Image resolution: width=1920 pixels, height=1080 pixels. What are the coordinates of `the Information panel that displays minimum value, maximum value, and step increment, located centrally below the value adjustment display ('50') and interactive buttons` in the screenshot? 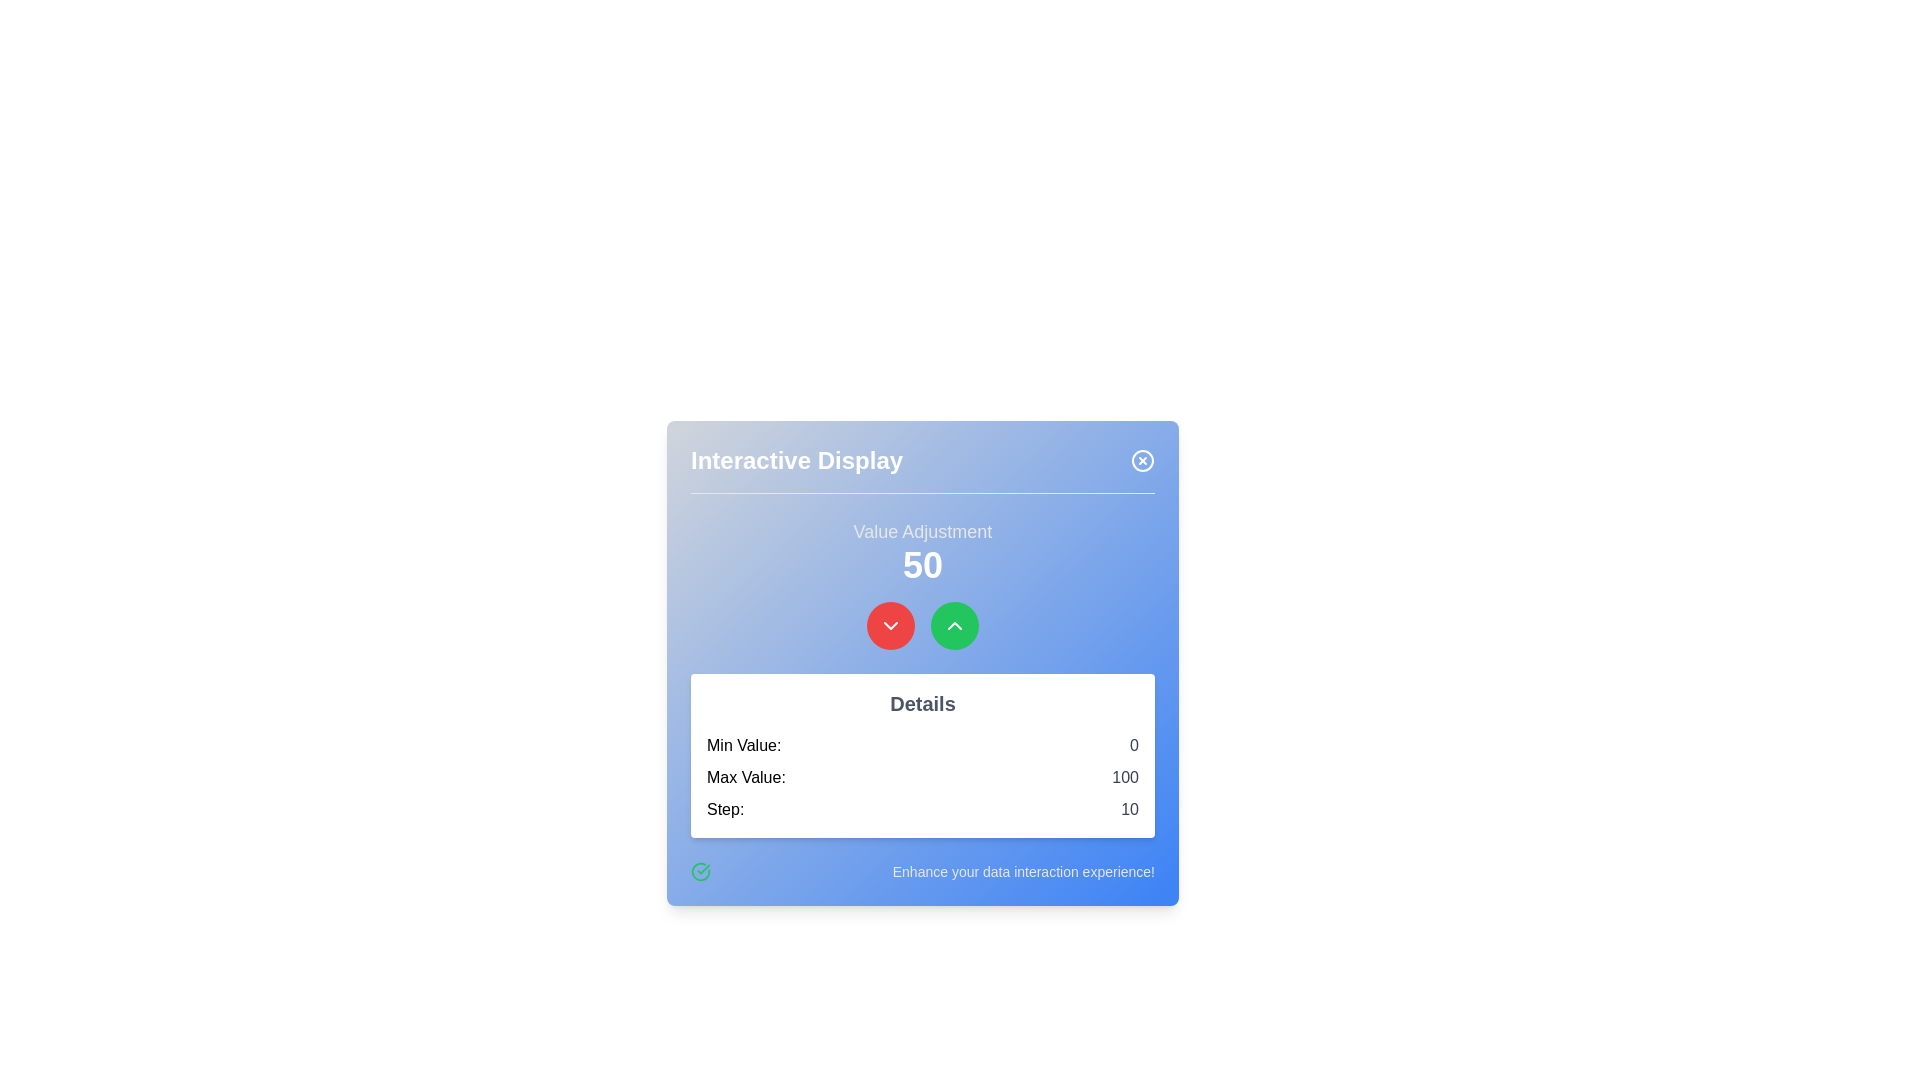 It's located at (921, 756).